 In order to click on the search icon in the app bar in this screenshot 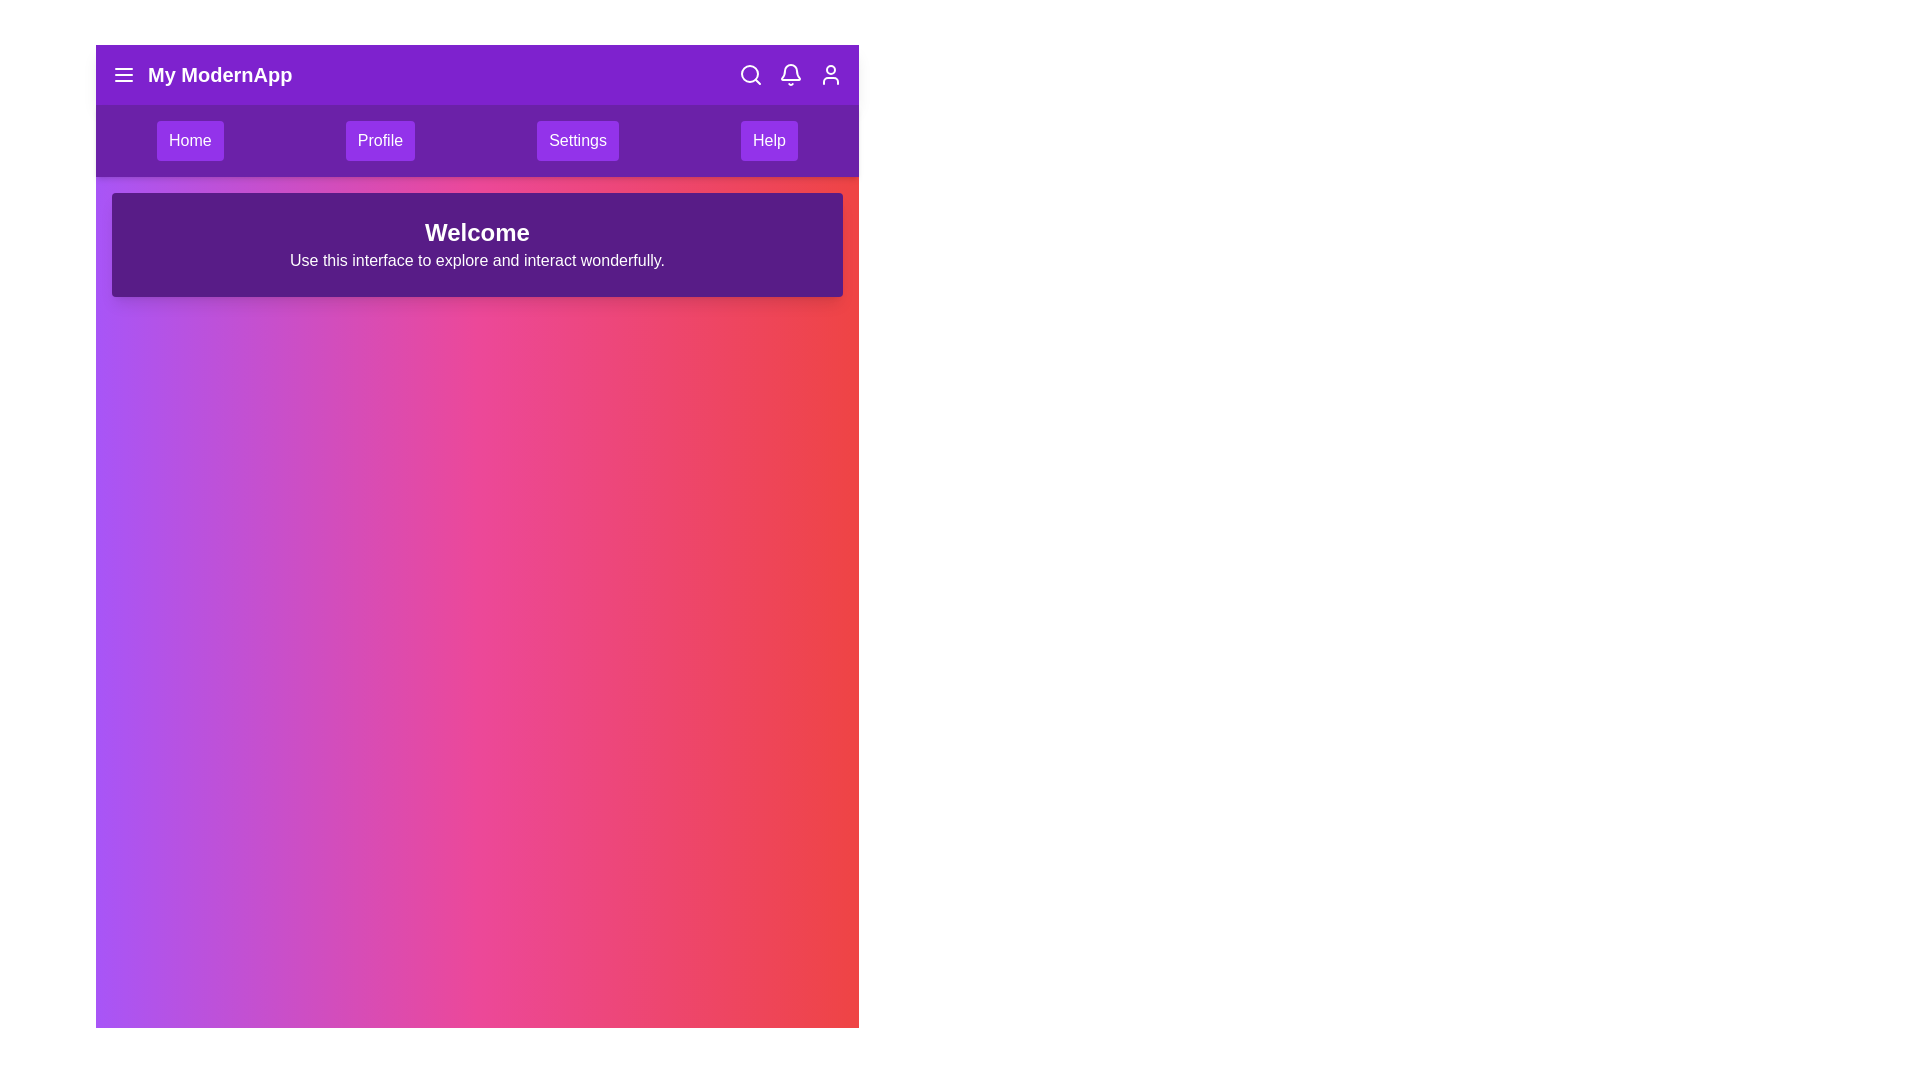, I will do `click(749, 73)`.